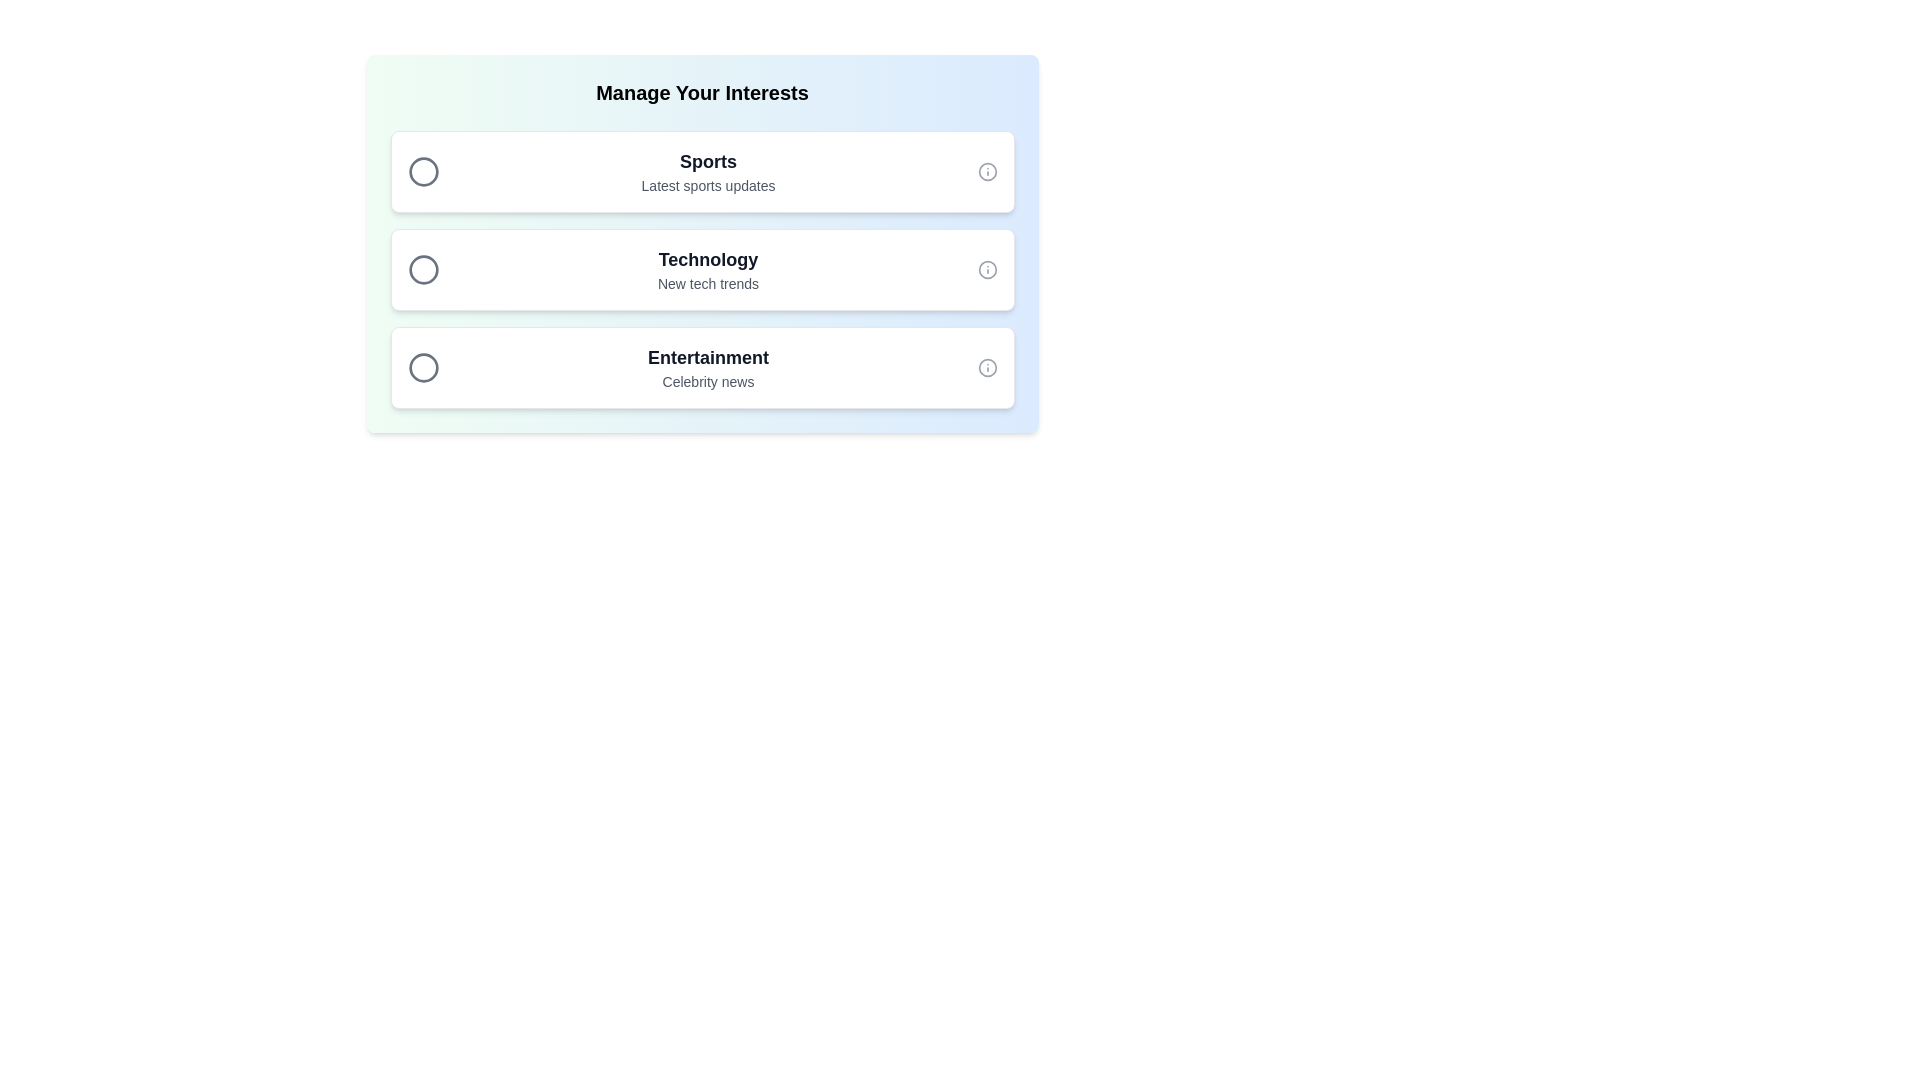  What do you see at coordinates (702, 171) in the screenshot?
I see `the chip item labeled Sports by clicking on it` at bounding box center [702, 171].